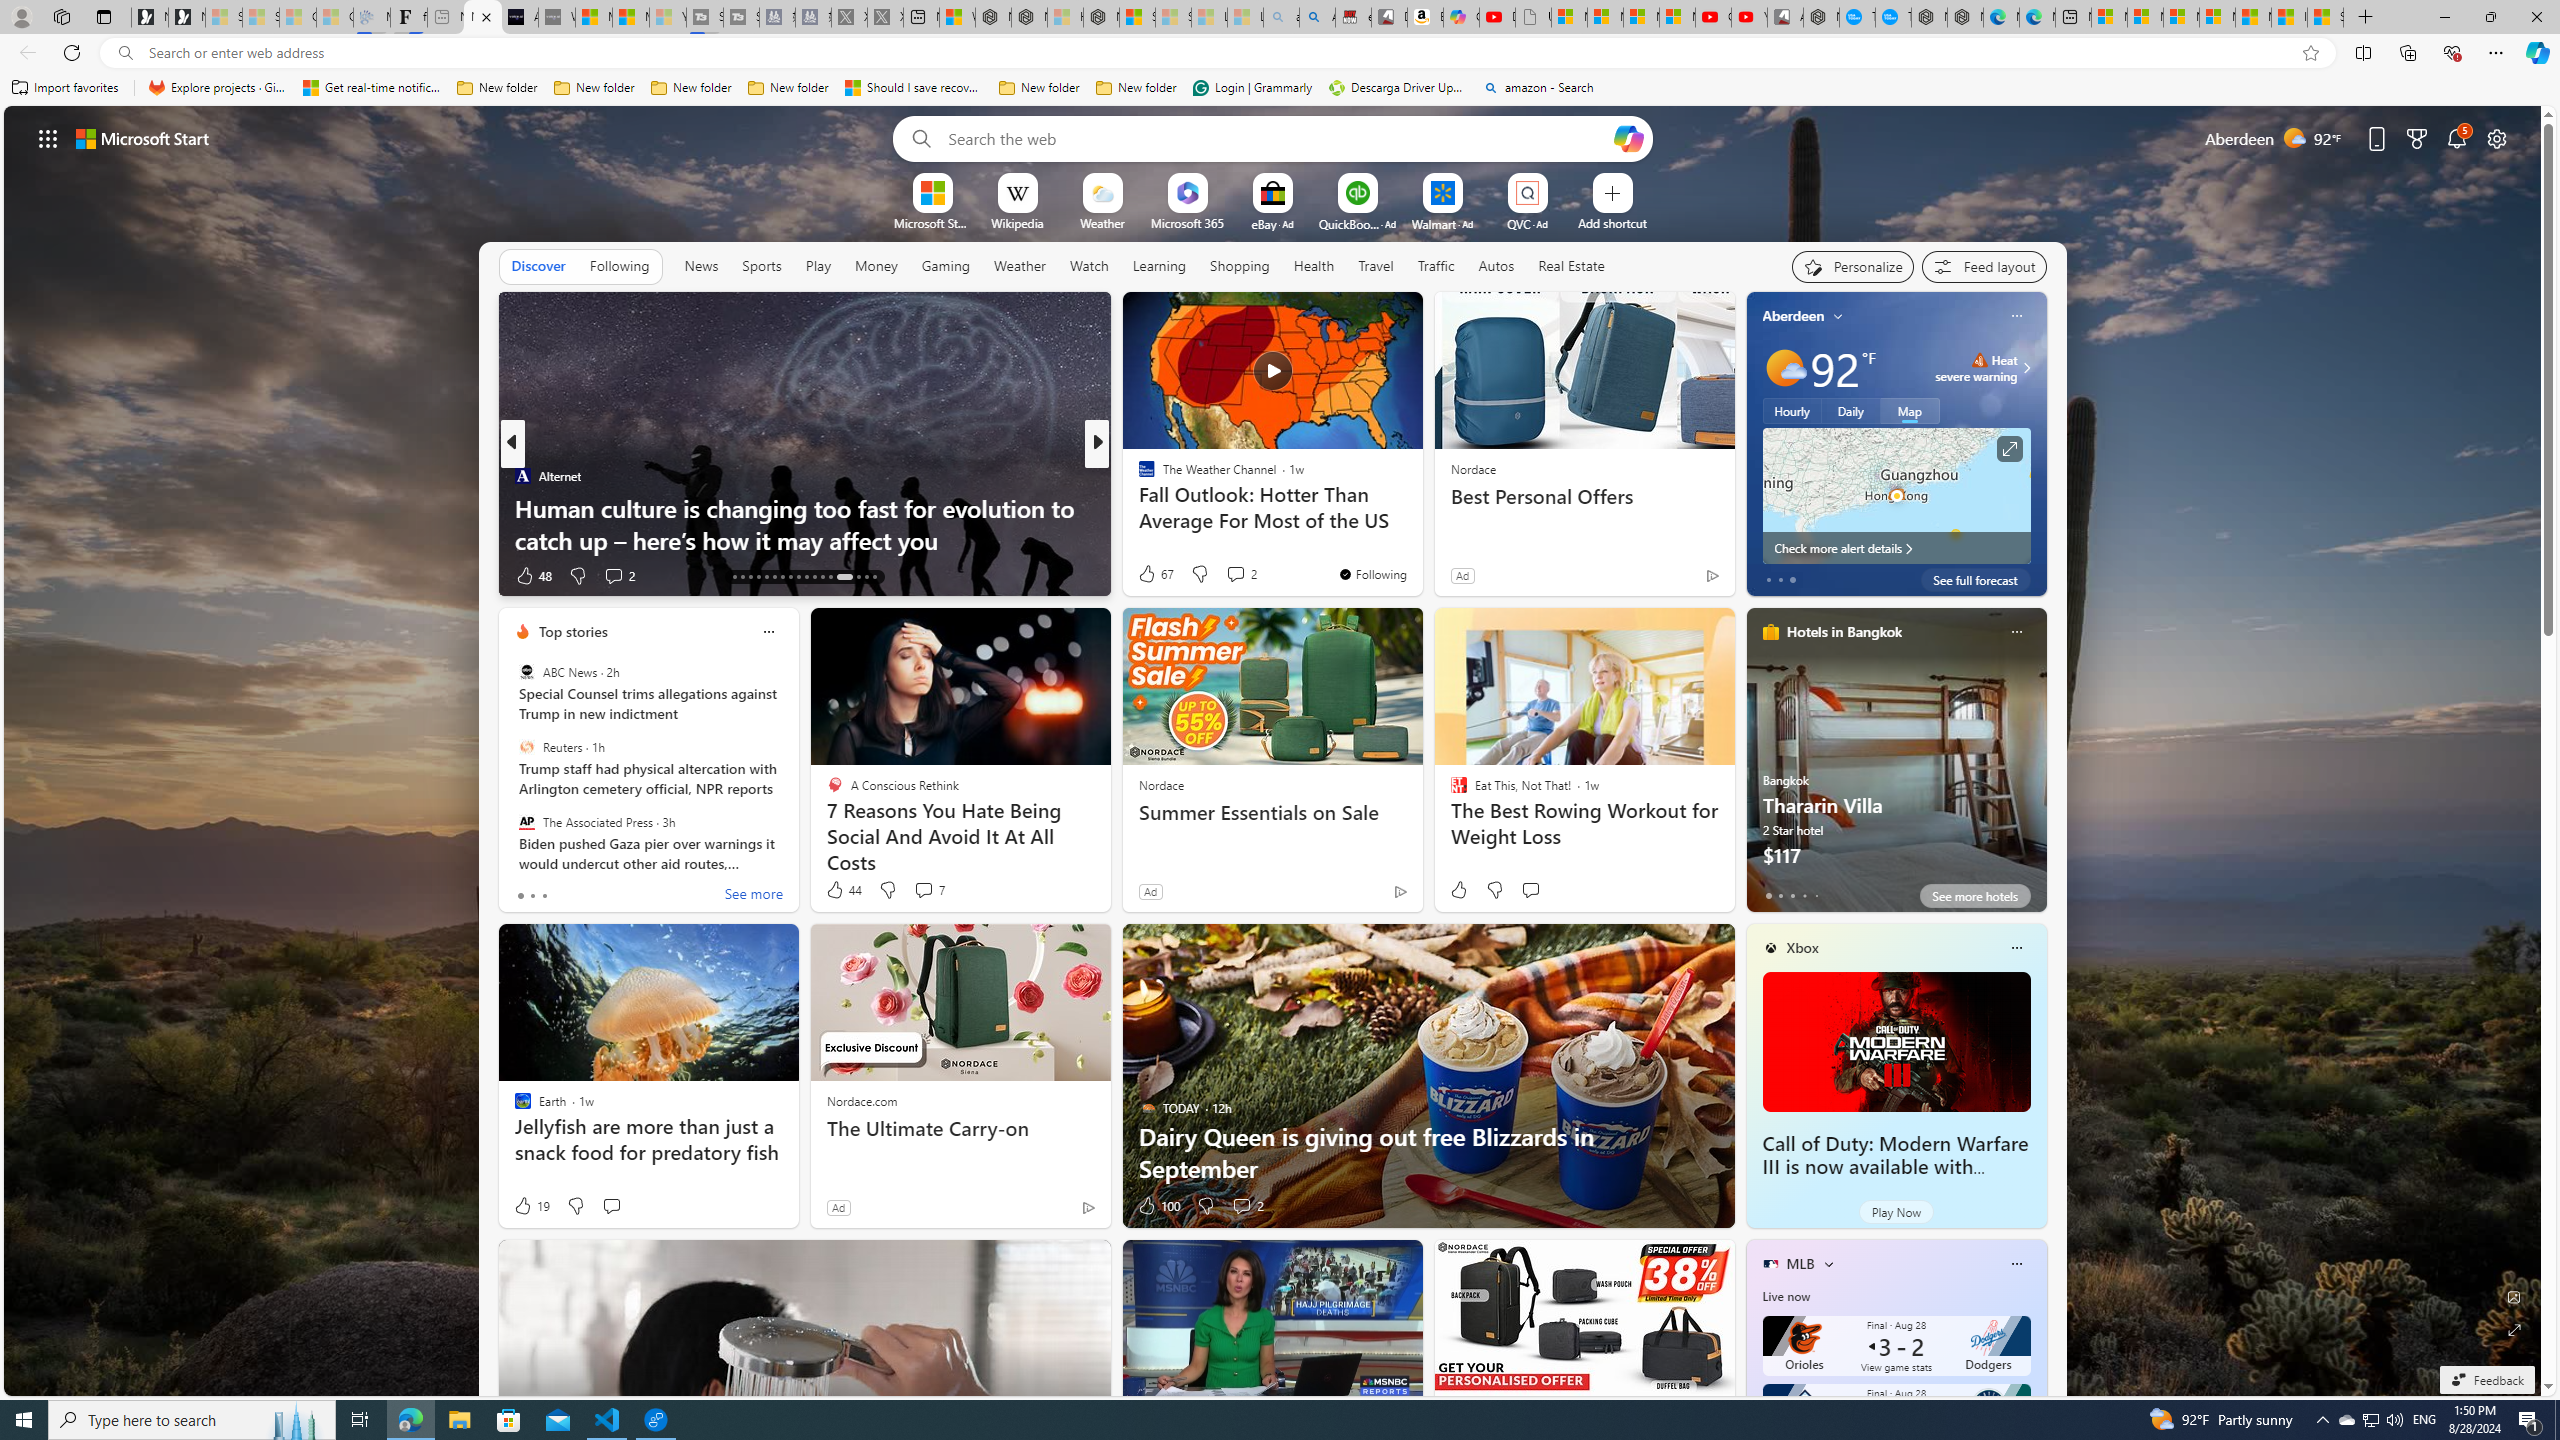 The image size is (2560, 1440). I want to click on 'Gaming', so click(945, 265).